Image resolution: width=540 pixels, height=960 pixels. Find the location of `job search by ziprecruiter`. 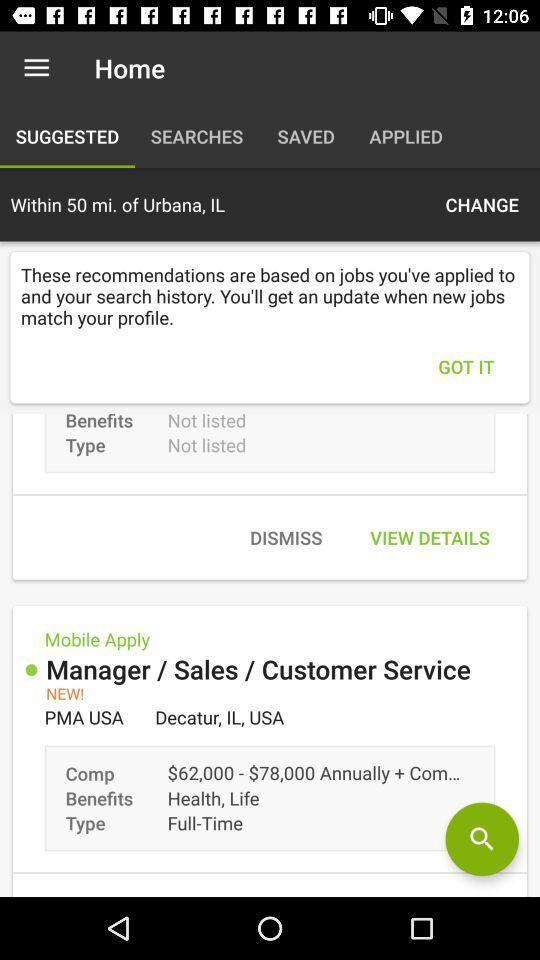

job search by ziprecruiter is located at coordinates (481, 839).